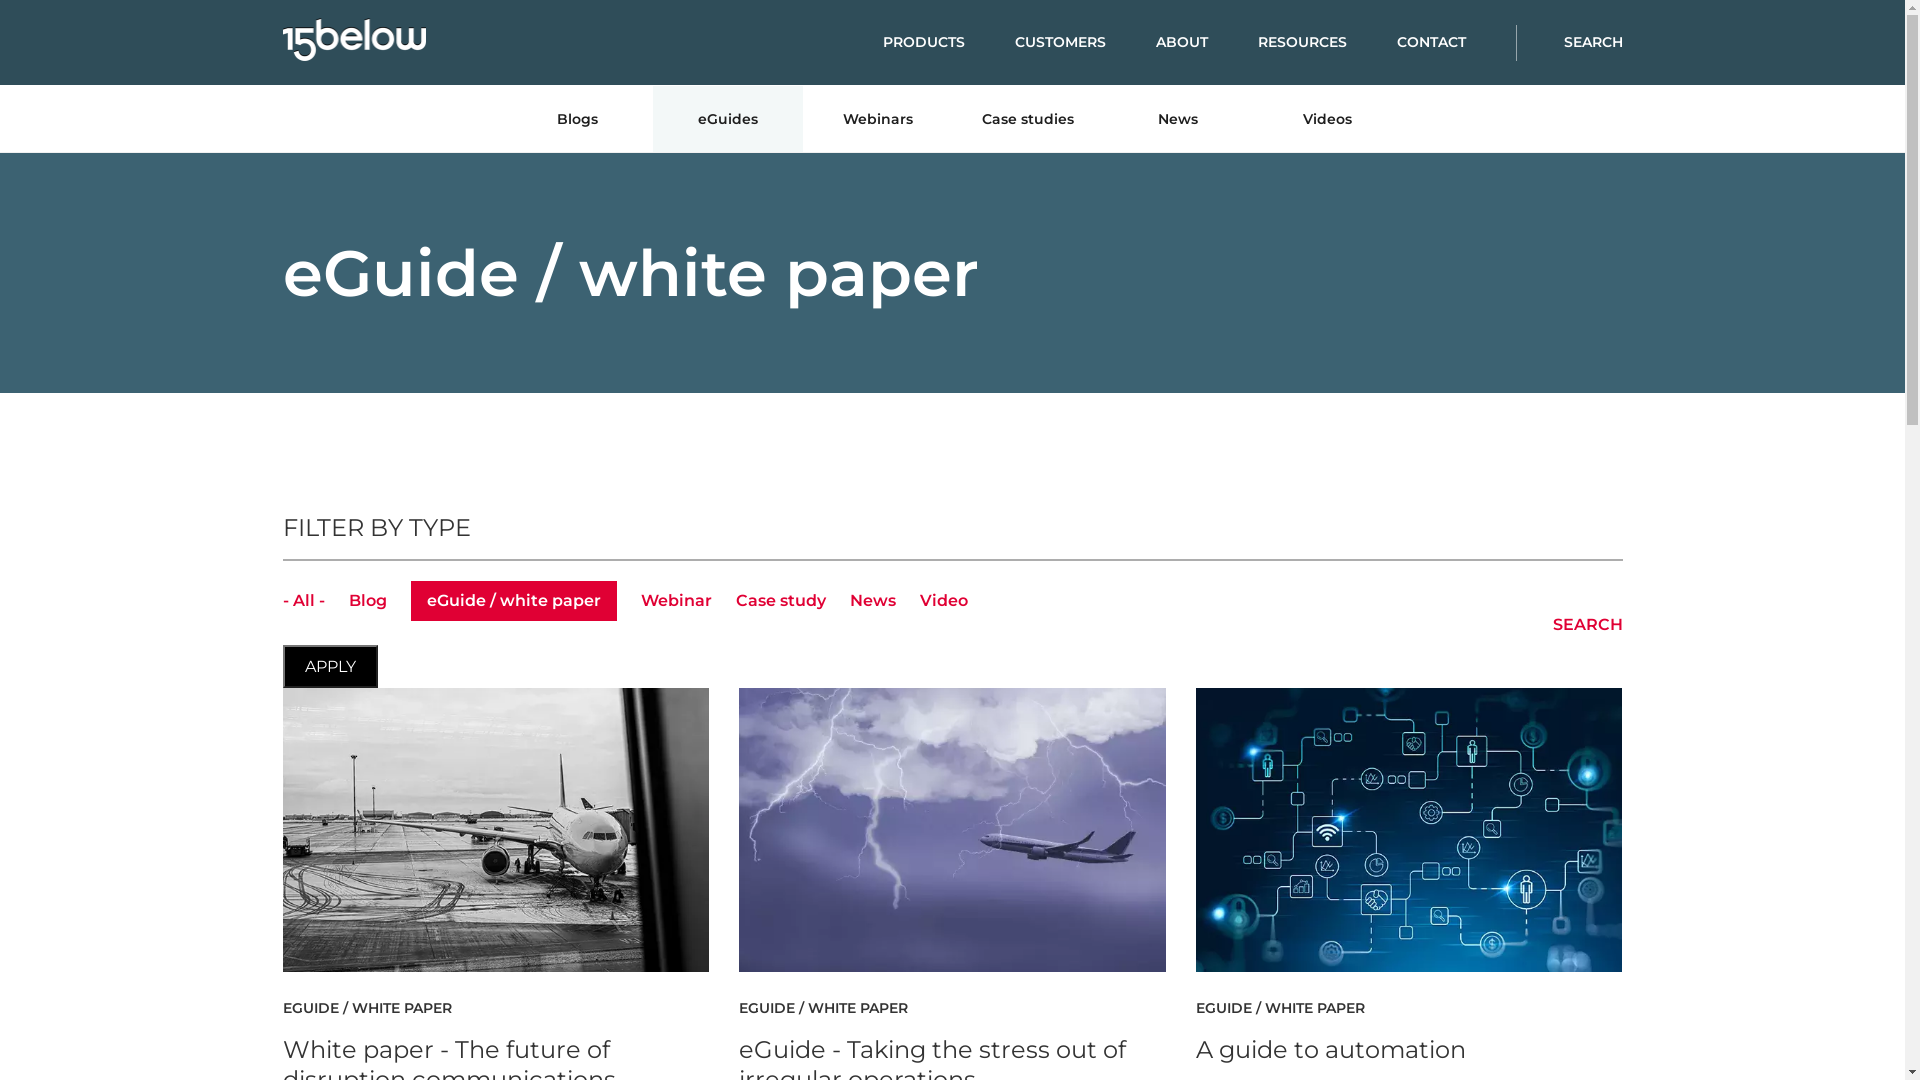 The width and height of the screenshot is (1920, 1080). Describe the element at coordinates (943, 599) in the screenshot. I see `'Video'` at that location.